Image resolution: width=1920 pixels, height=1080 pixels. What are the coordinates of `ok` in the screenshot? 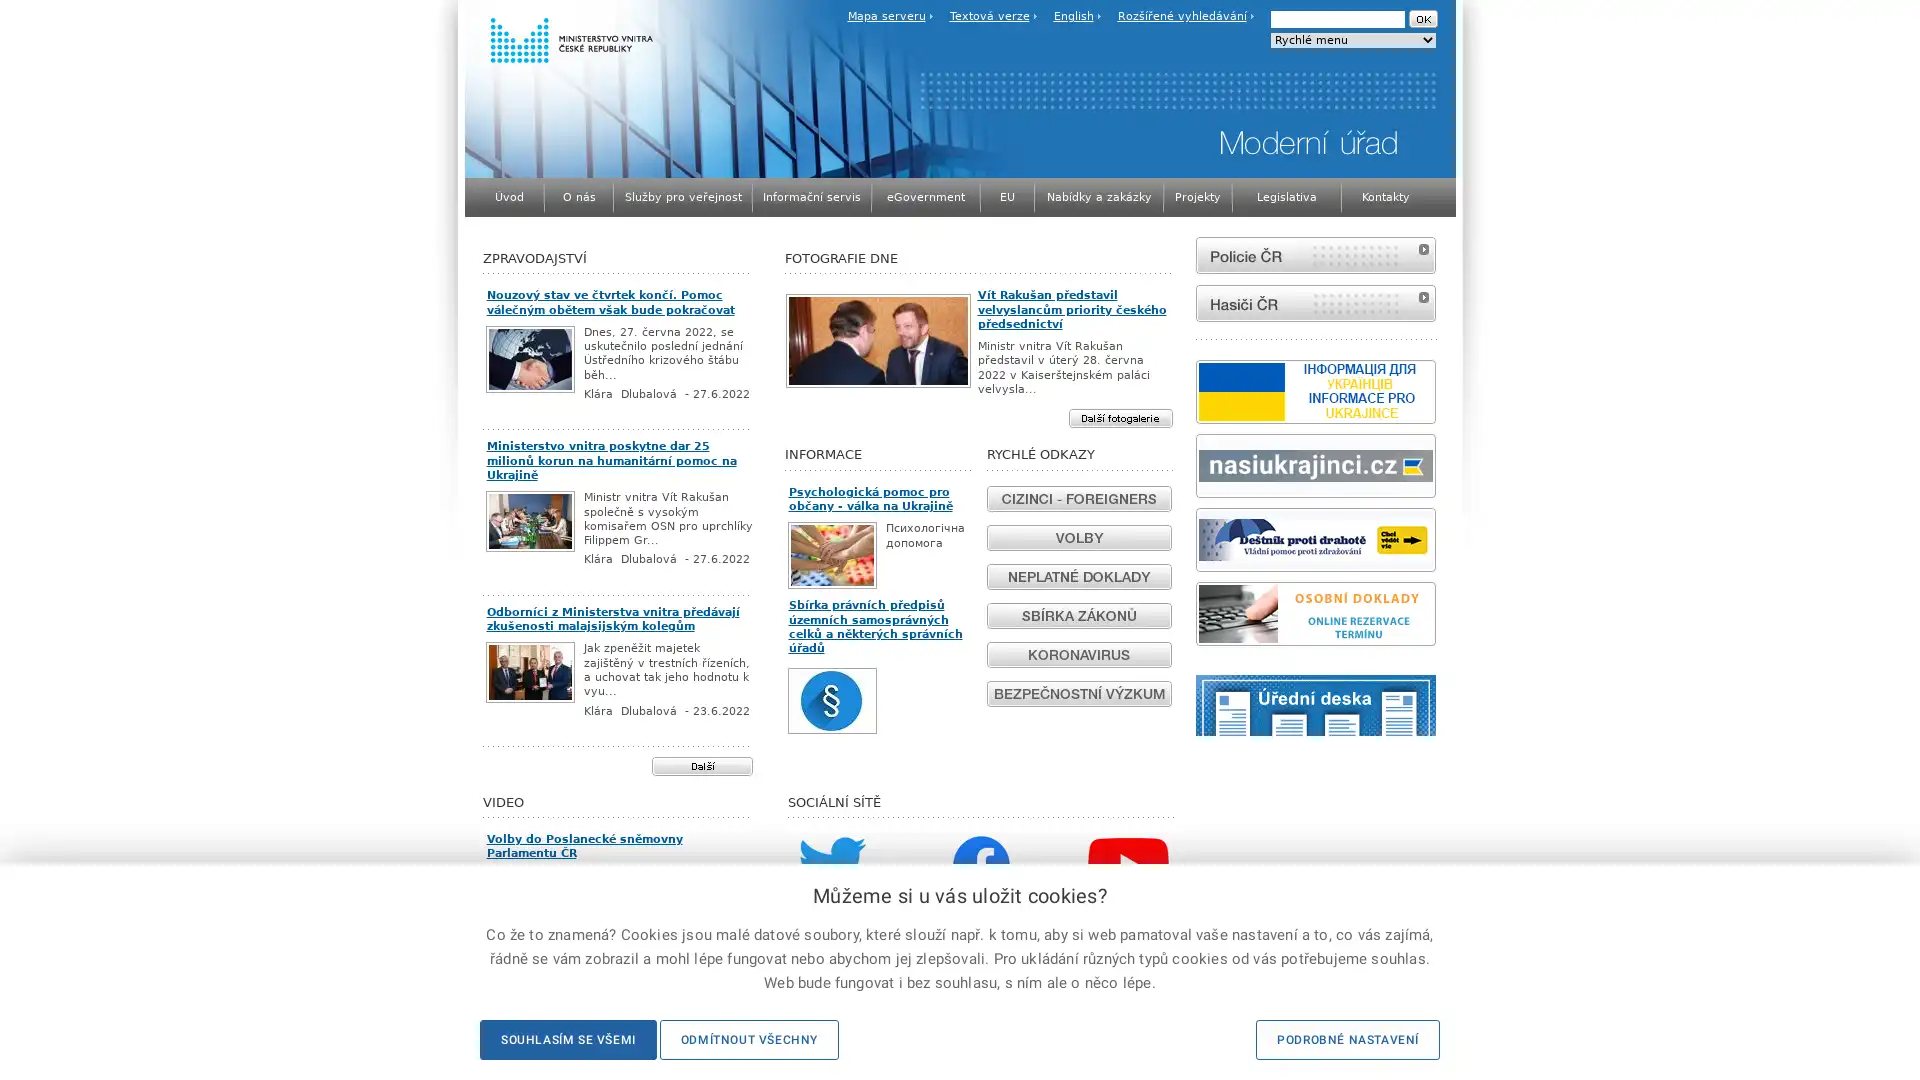 It's located at (1421, 19).